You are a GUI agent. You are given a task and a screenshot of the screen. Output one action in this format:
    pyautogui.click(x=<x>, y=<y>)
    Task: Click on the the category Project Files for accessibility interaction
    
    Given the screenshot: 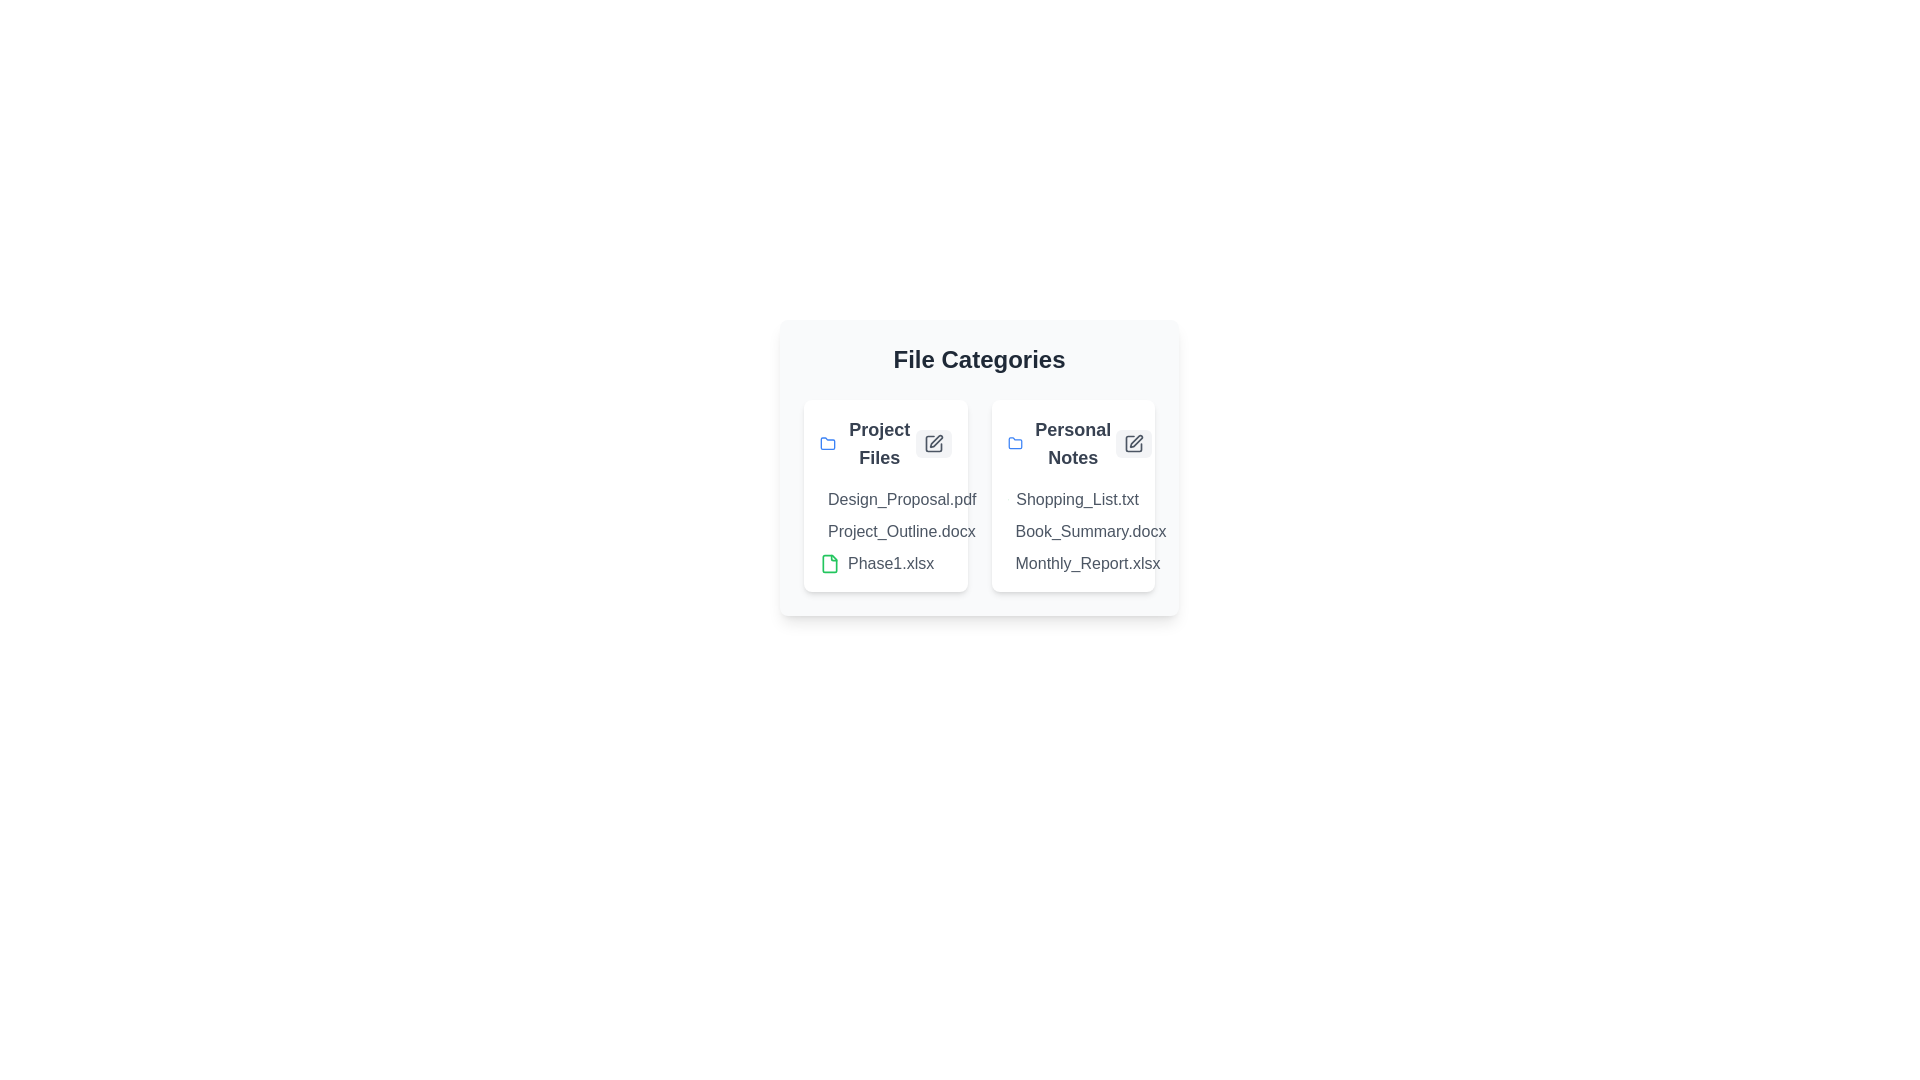 What is the action you would take?
    pyautogui.click(x=884, y=442)
    